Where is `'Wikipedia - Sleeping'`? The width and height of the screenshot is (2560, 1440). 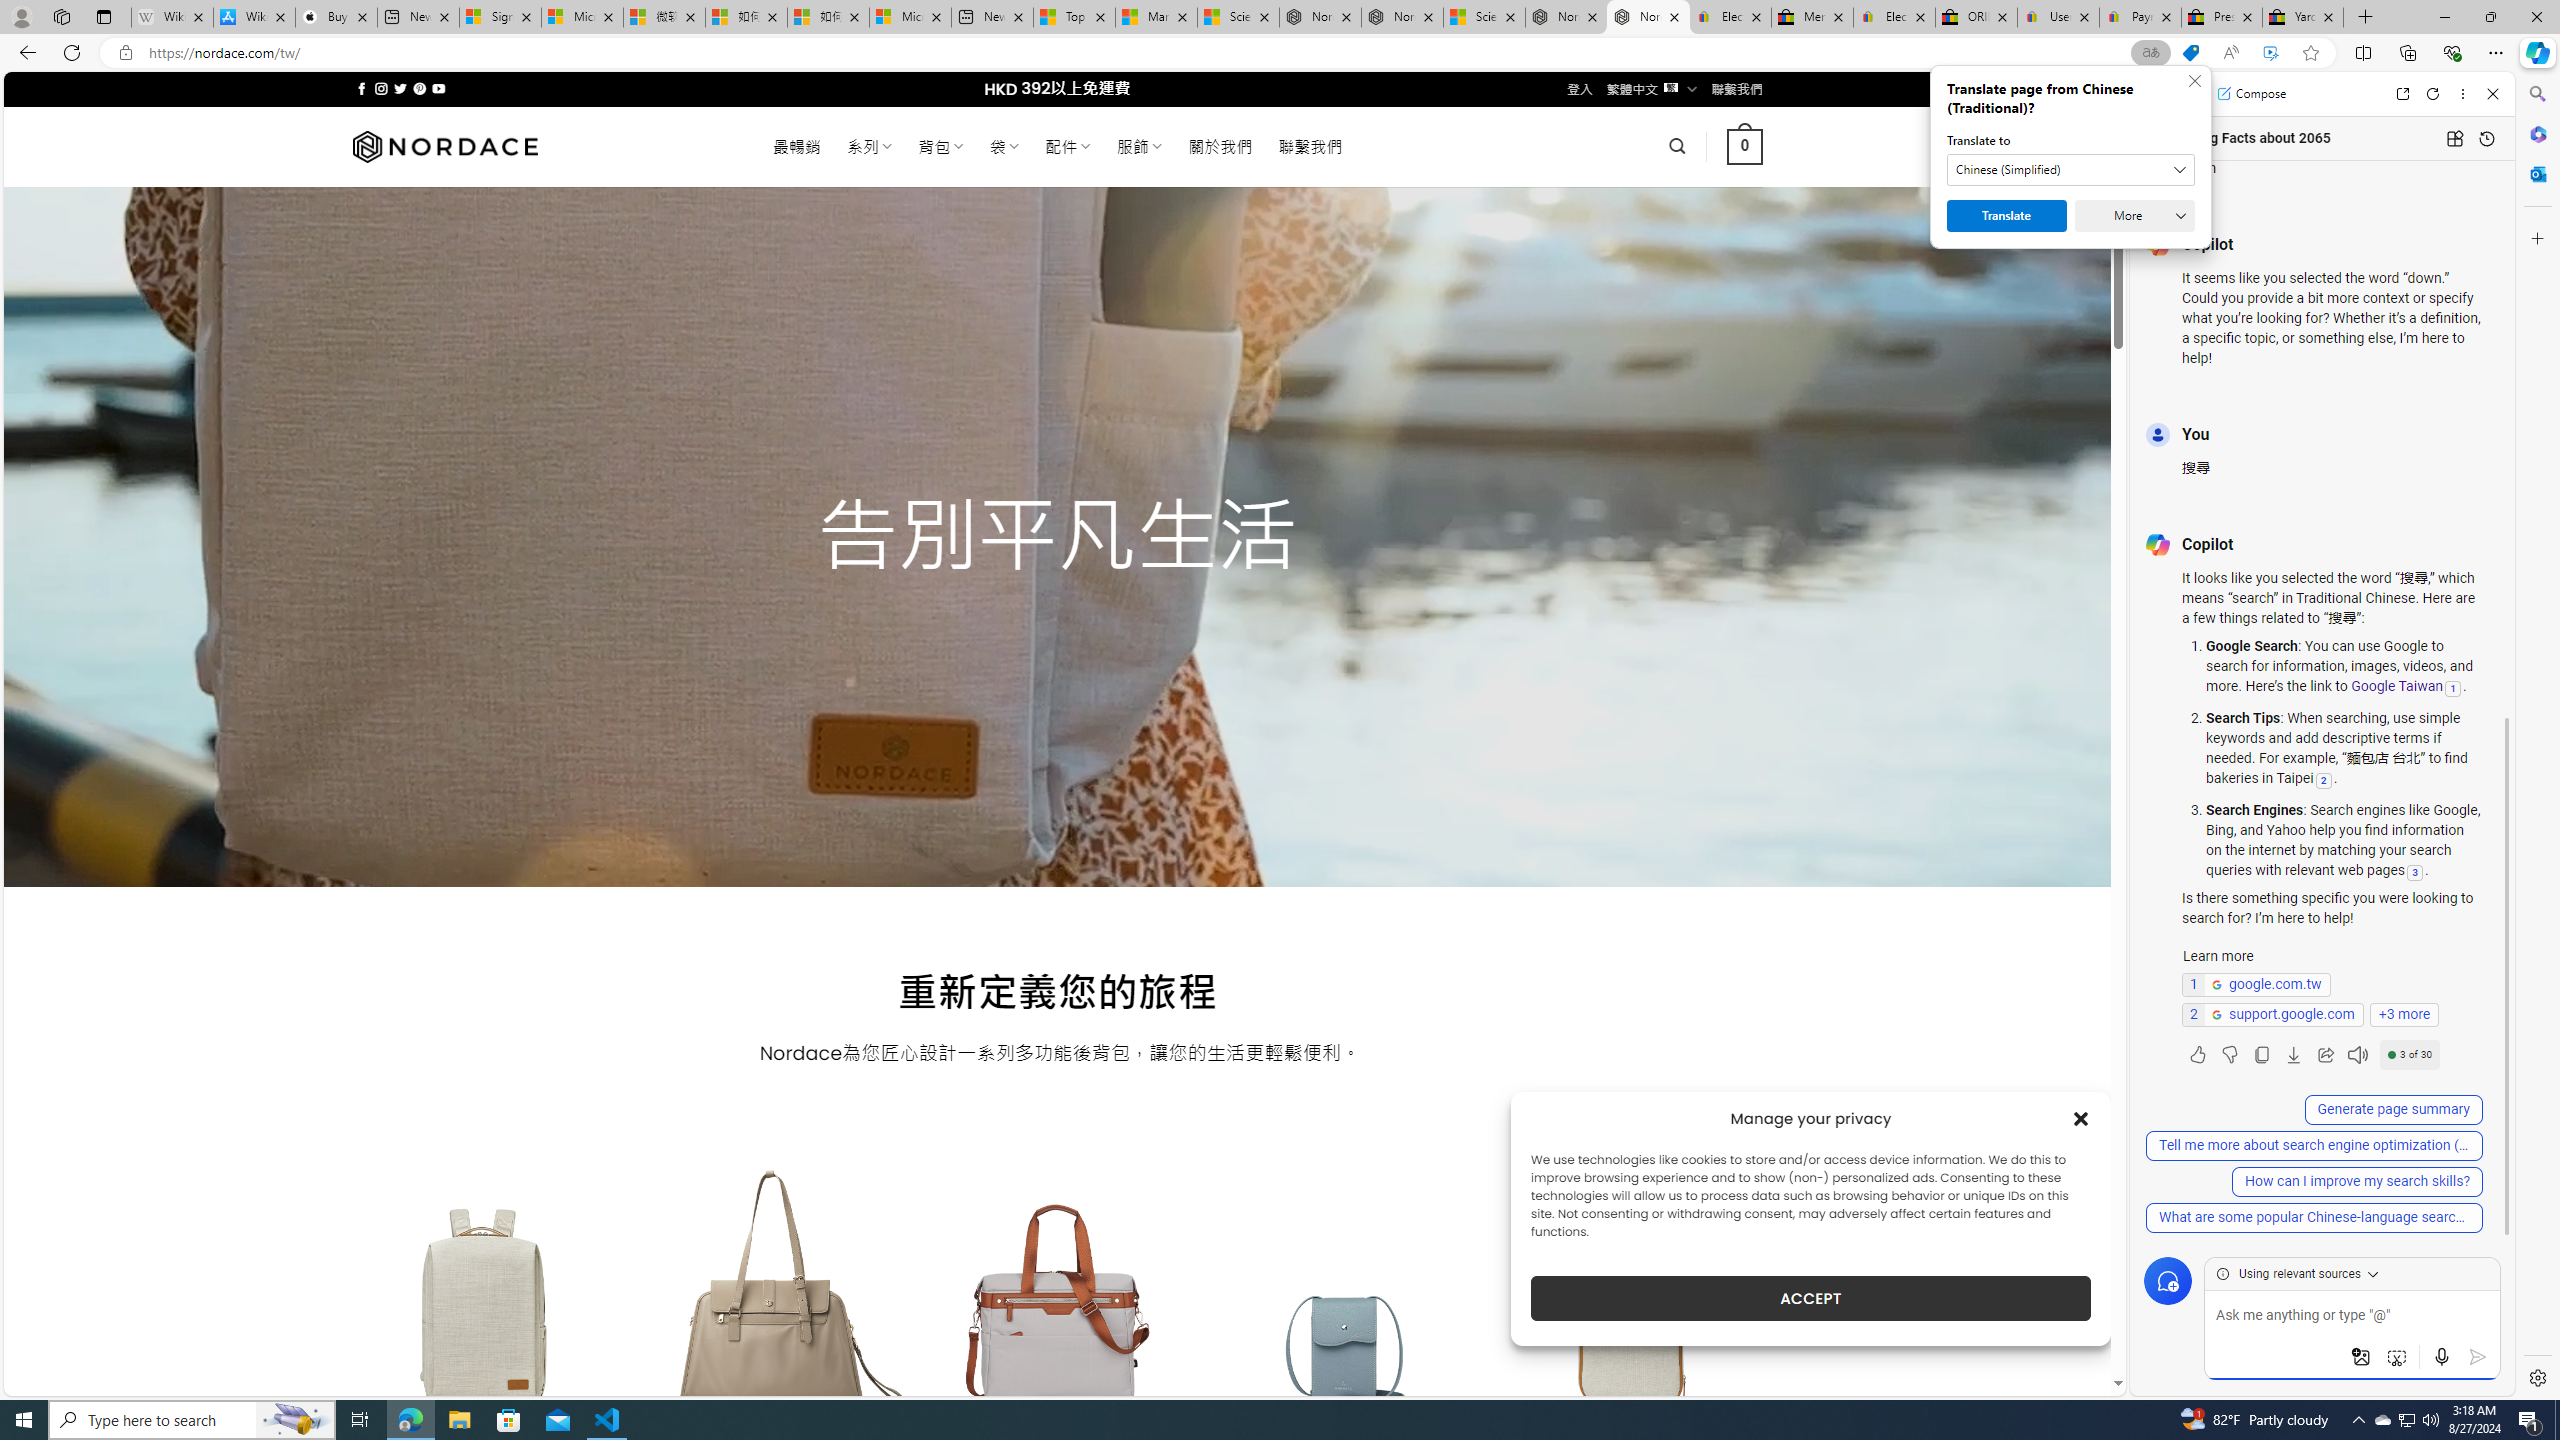
'Wikipedia - Sleeping' is located at coordinates (171, 16).